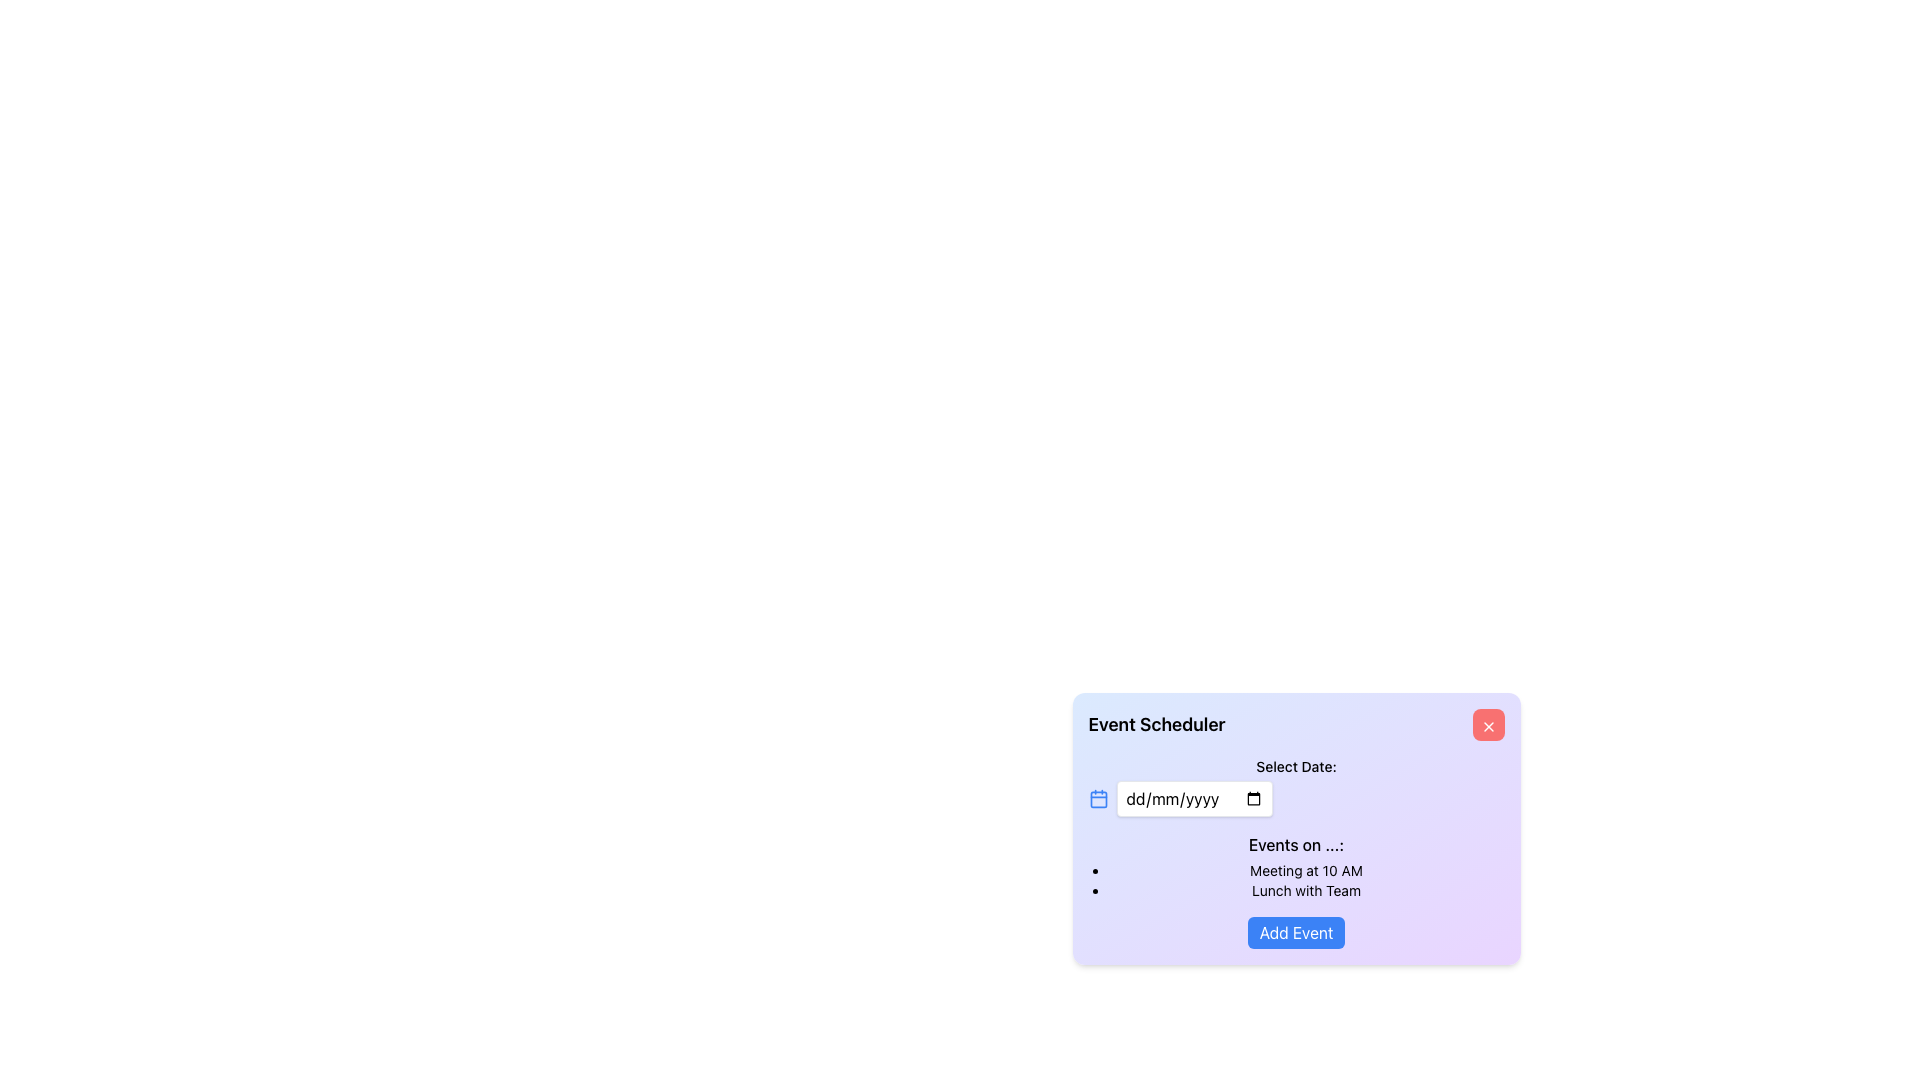  What do you see at coordinates (1488, 725) in the screenshot?
I see `the close button located in the top-right corner of the 'Event Scheduler' dialog` at bounding box center [1488, 725].